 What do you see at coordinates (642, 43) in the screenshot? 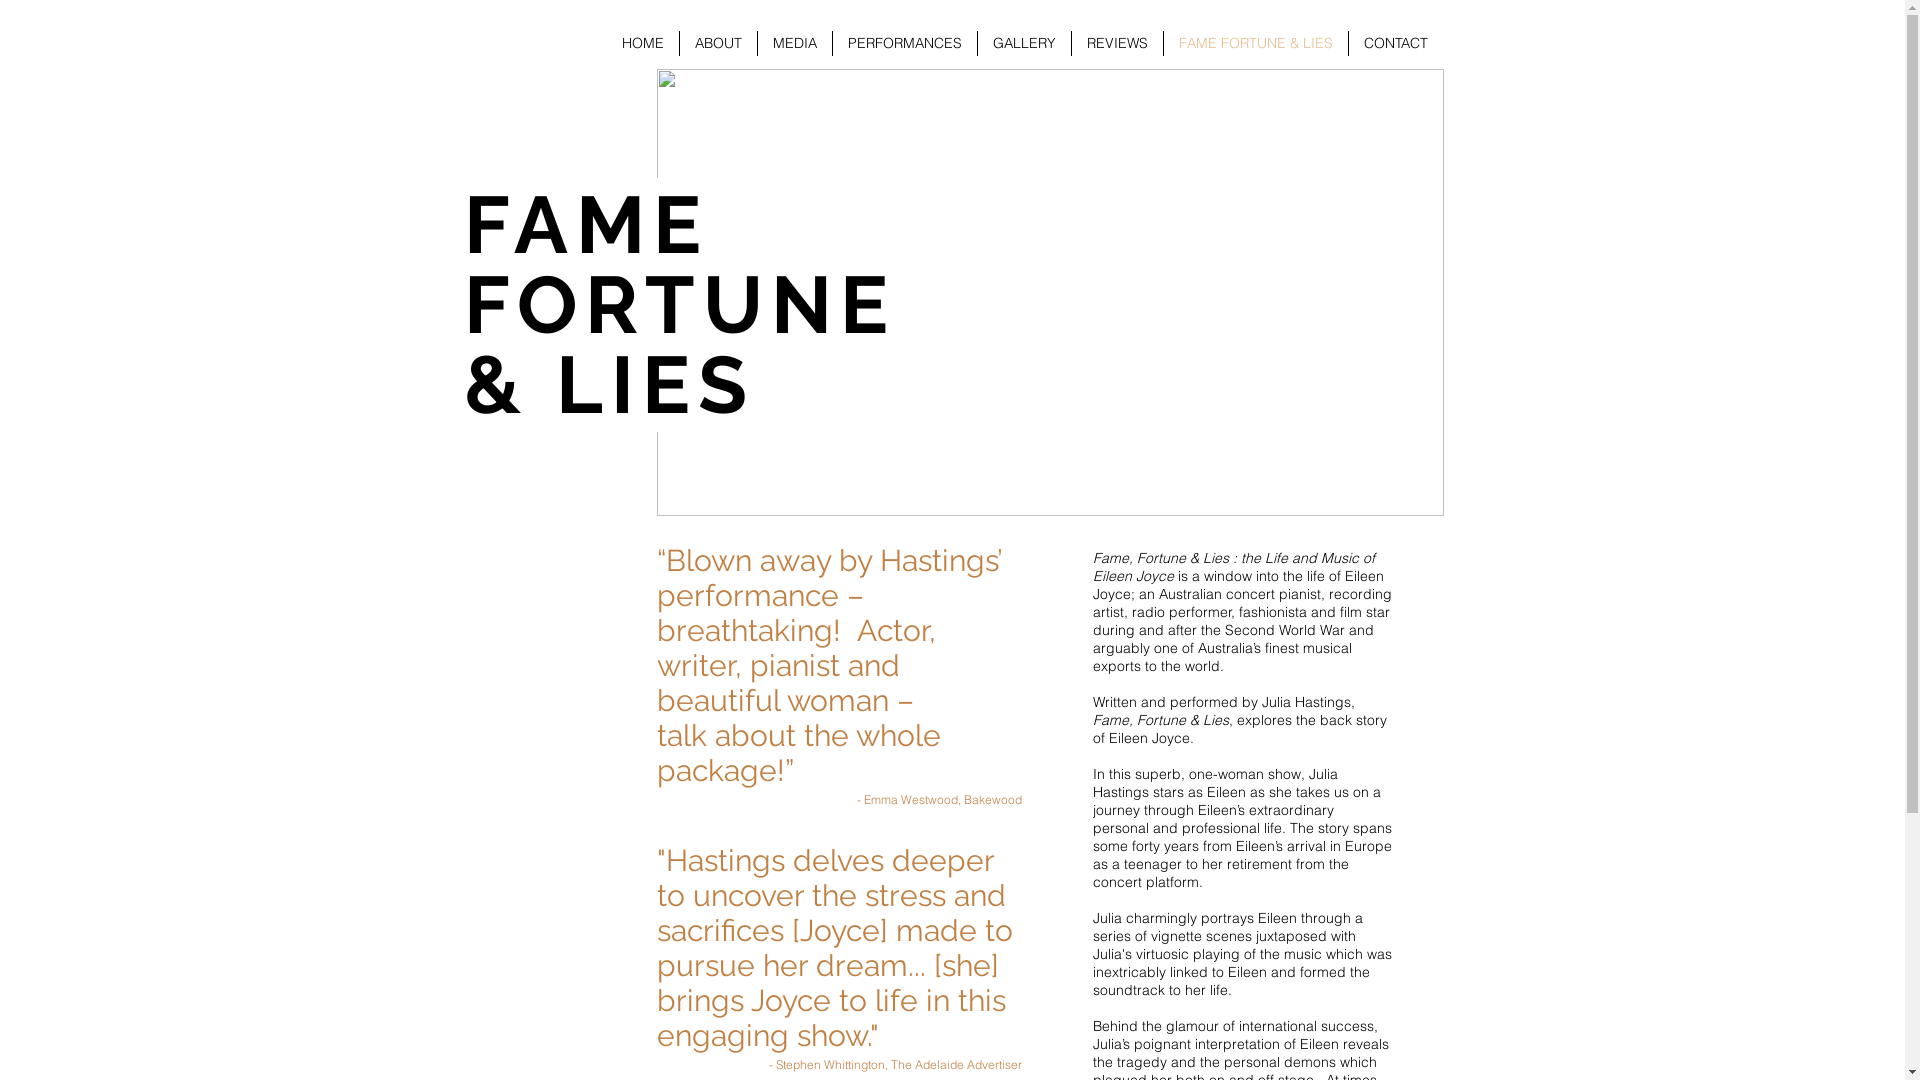
I see `'HOME'` at bounding box center [642, 43].